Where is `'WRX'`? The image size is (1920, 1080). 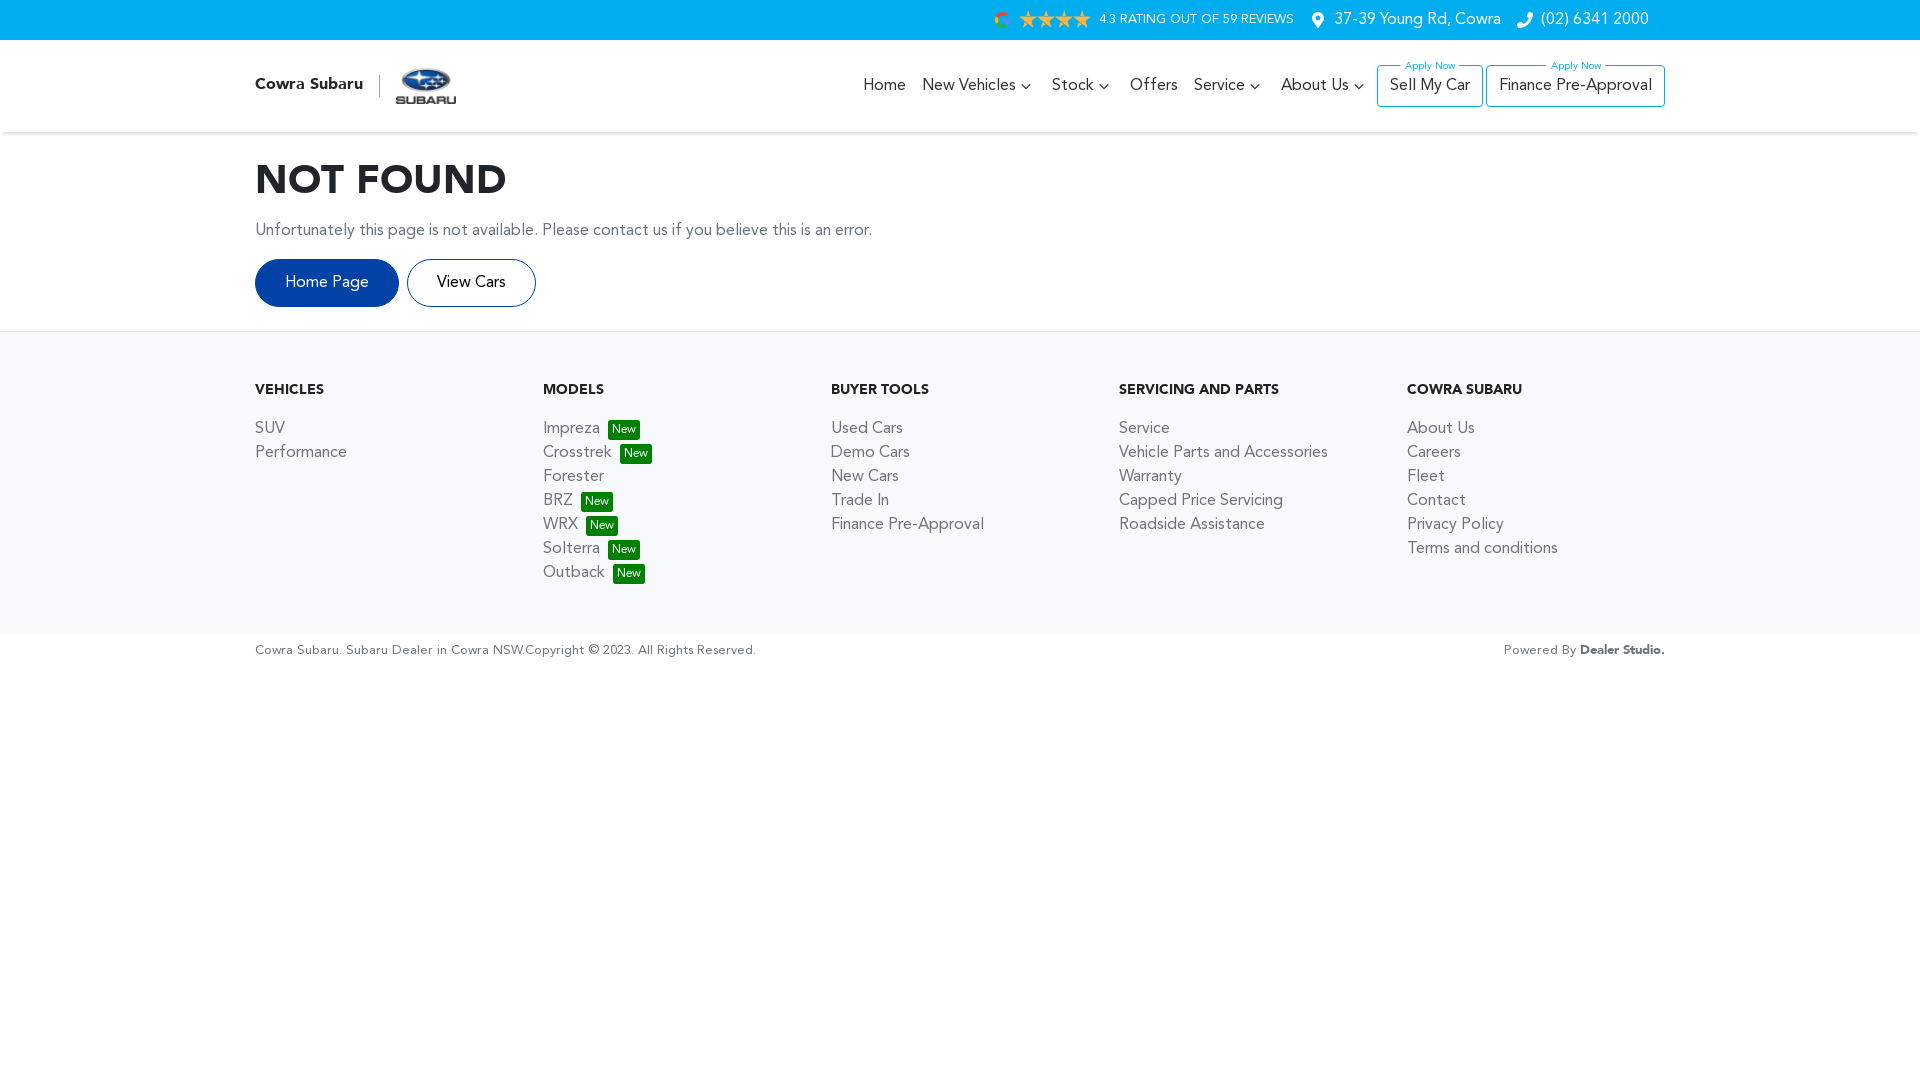
'WRX' is located at coordinates (542, 523).